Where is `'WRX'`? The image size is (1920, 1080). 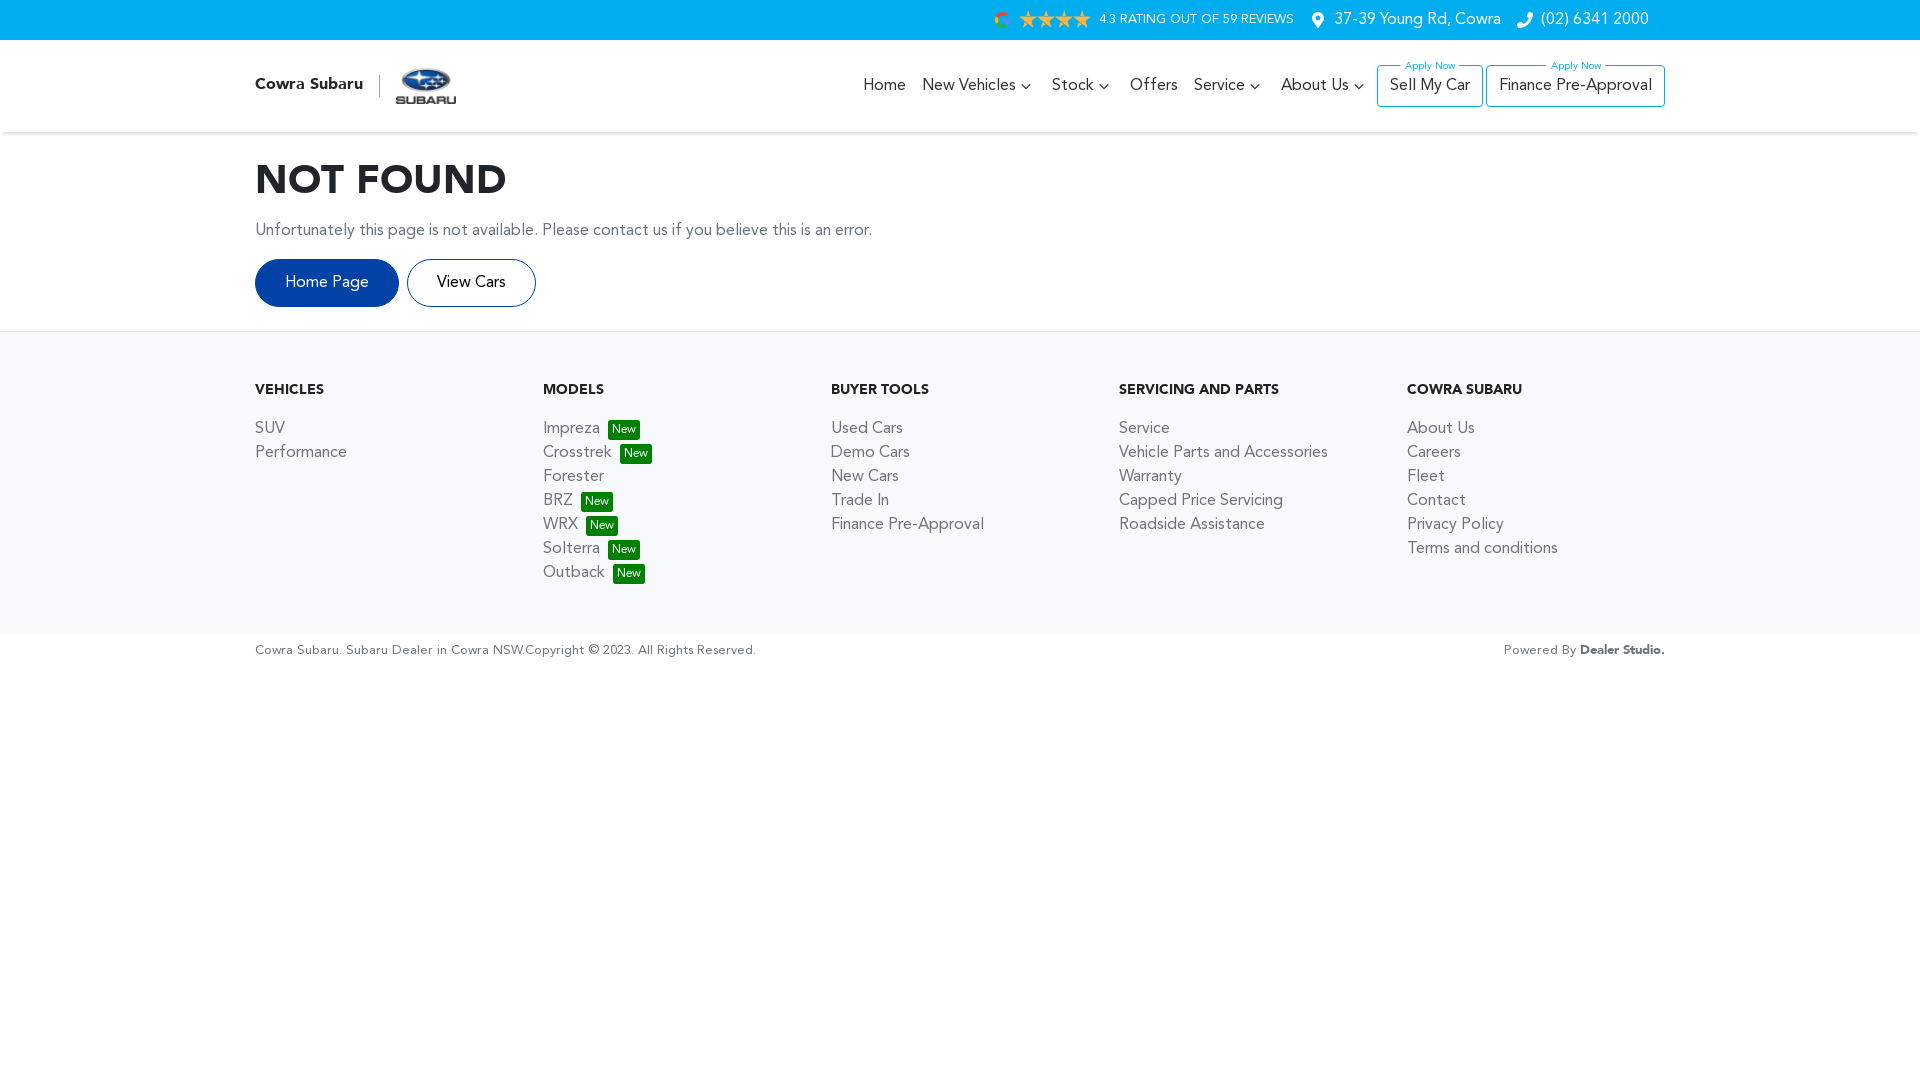
'WRX' is located at coordinates (542, 523).